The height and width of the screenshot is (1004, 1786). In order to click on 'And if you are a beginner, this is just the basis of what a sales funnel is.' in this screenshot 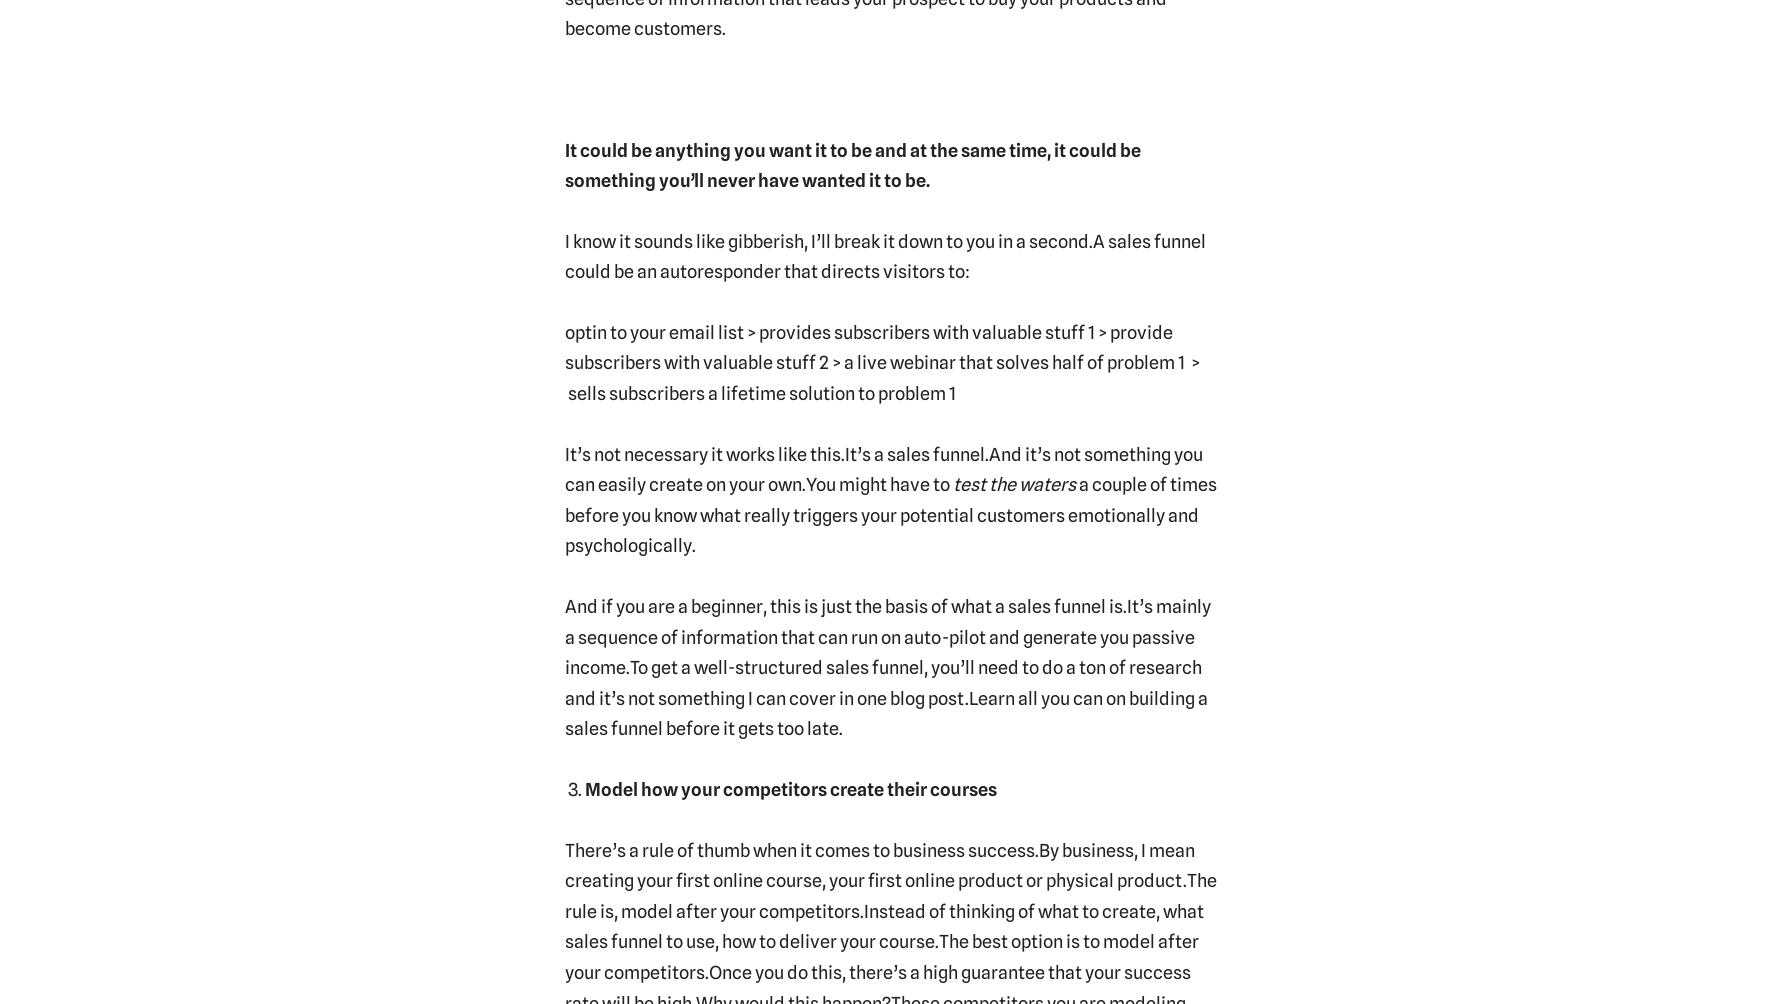, I will do `click(843, 606)`.